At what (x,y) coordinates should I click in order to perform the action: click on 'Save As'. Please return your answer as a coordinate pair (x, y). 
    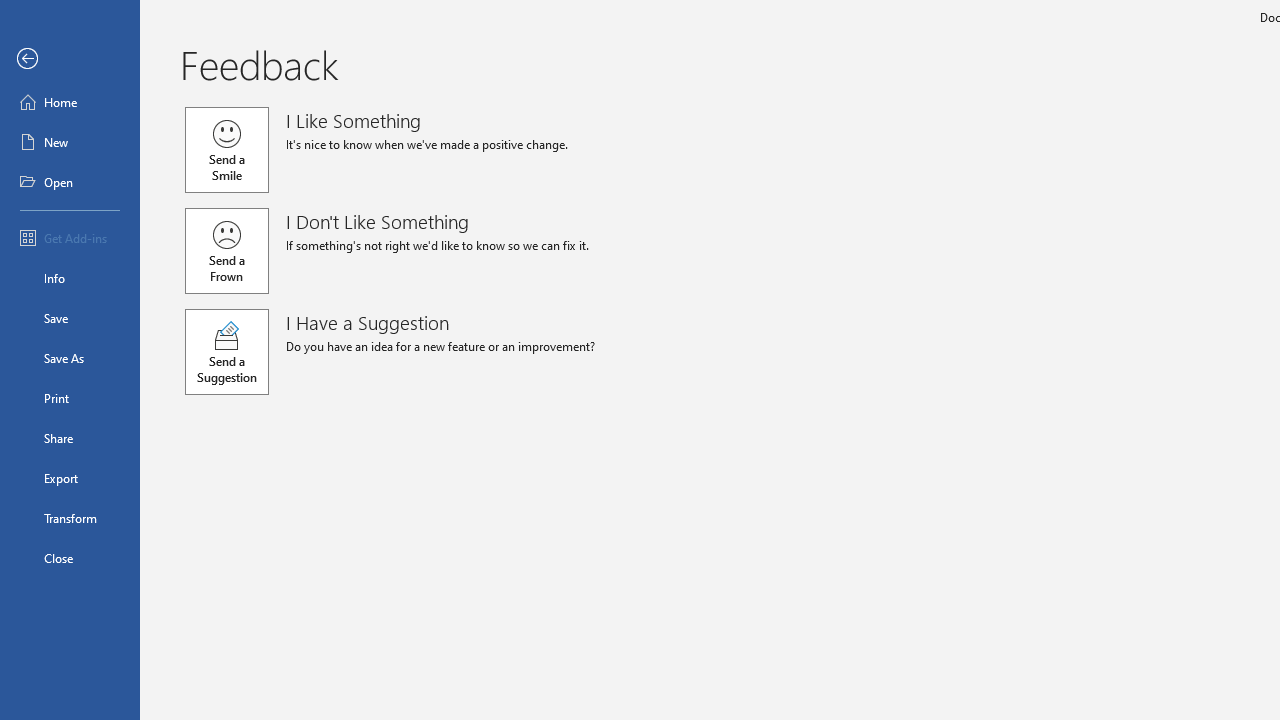
    Looking at the image, I should click on (69, 356).